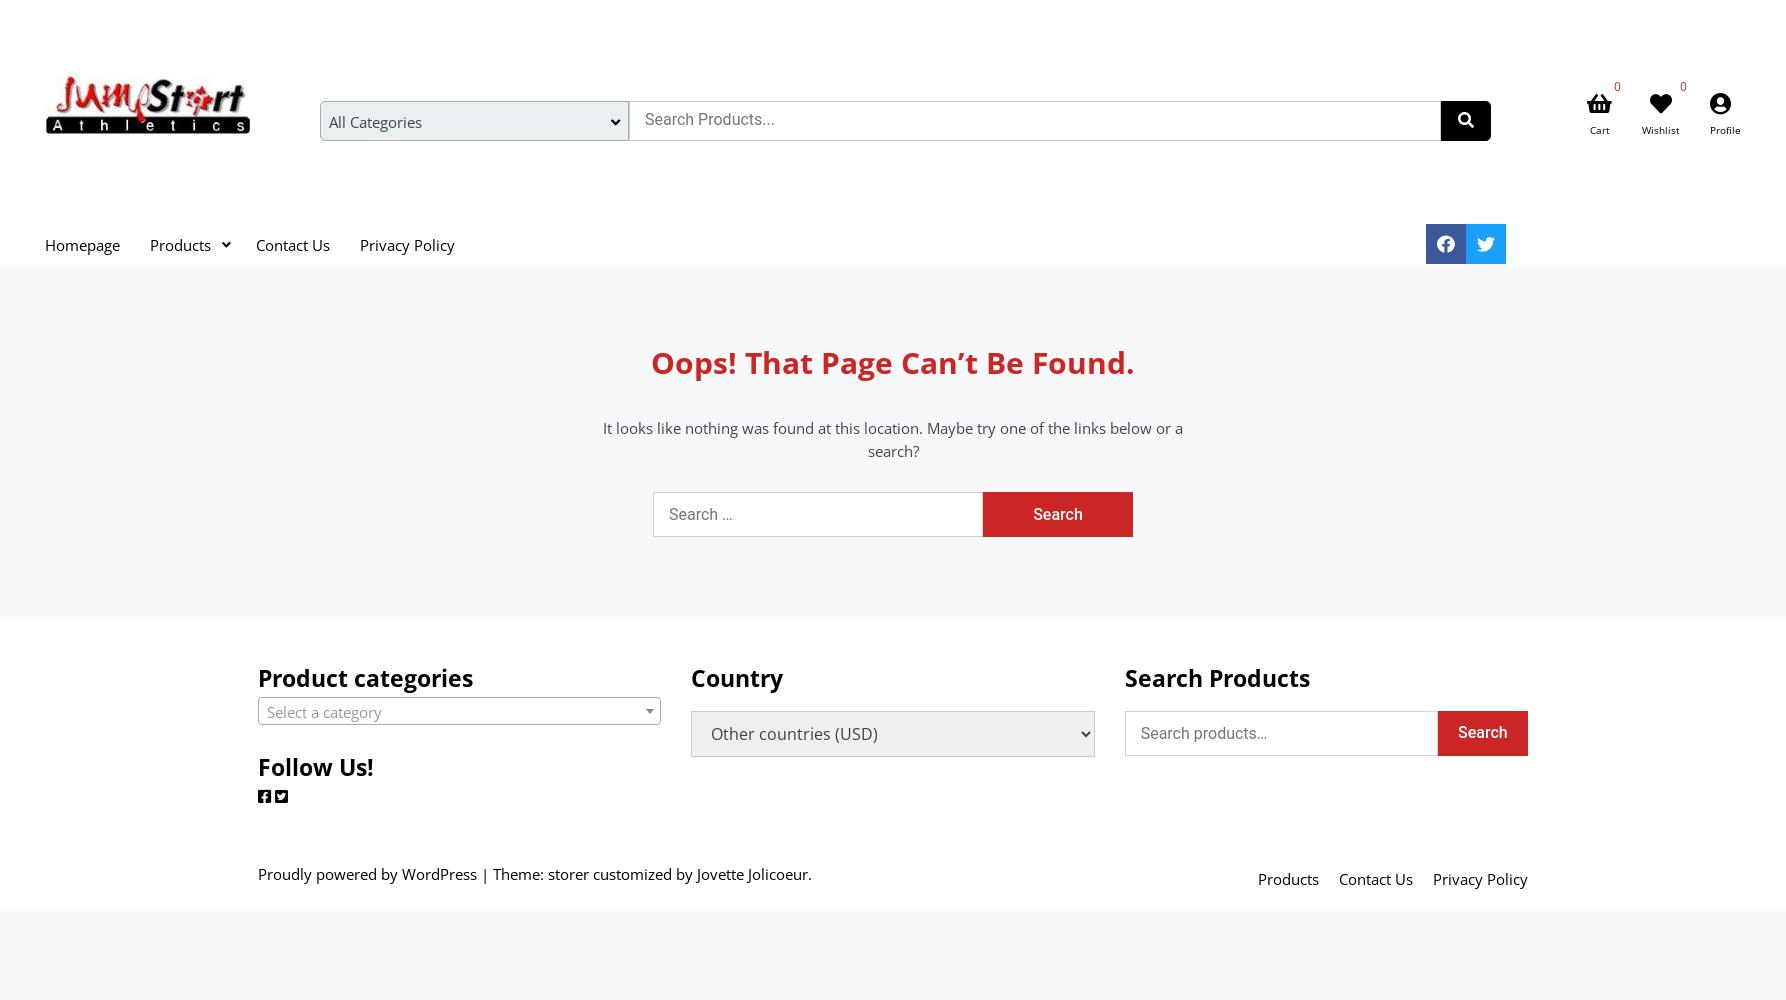 Image resolution: width=1786 pixels, height=1000 pixels. What do you see at coordinates (1641, 130) in the screenshot?
I see `'Wishlist'` at bounding box center [1641, 130].